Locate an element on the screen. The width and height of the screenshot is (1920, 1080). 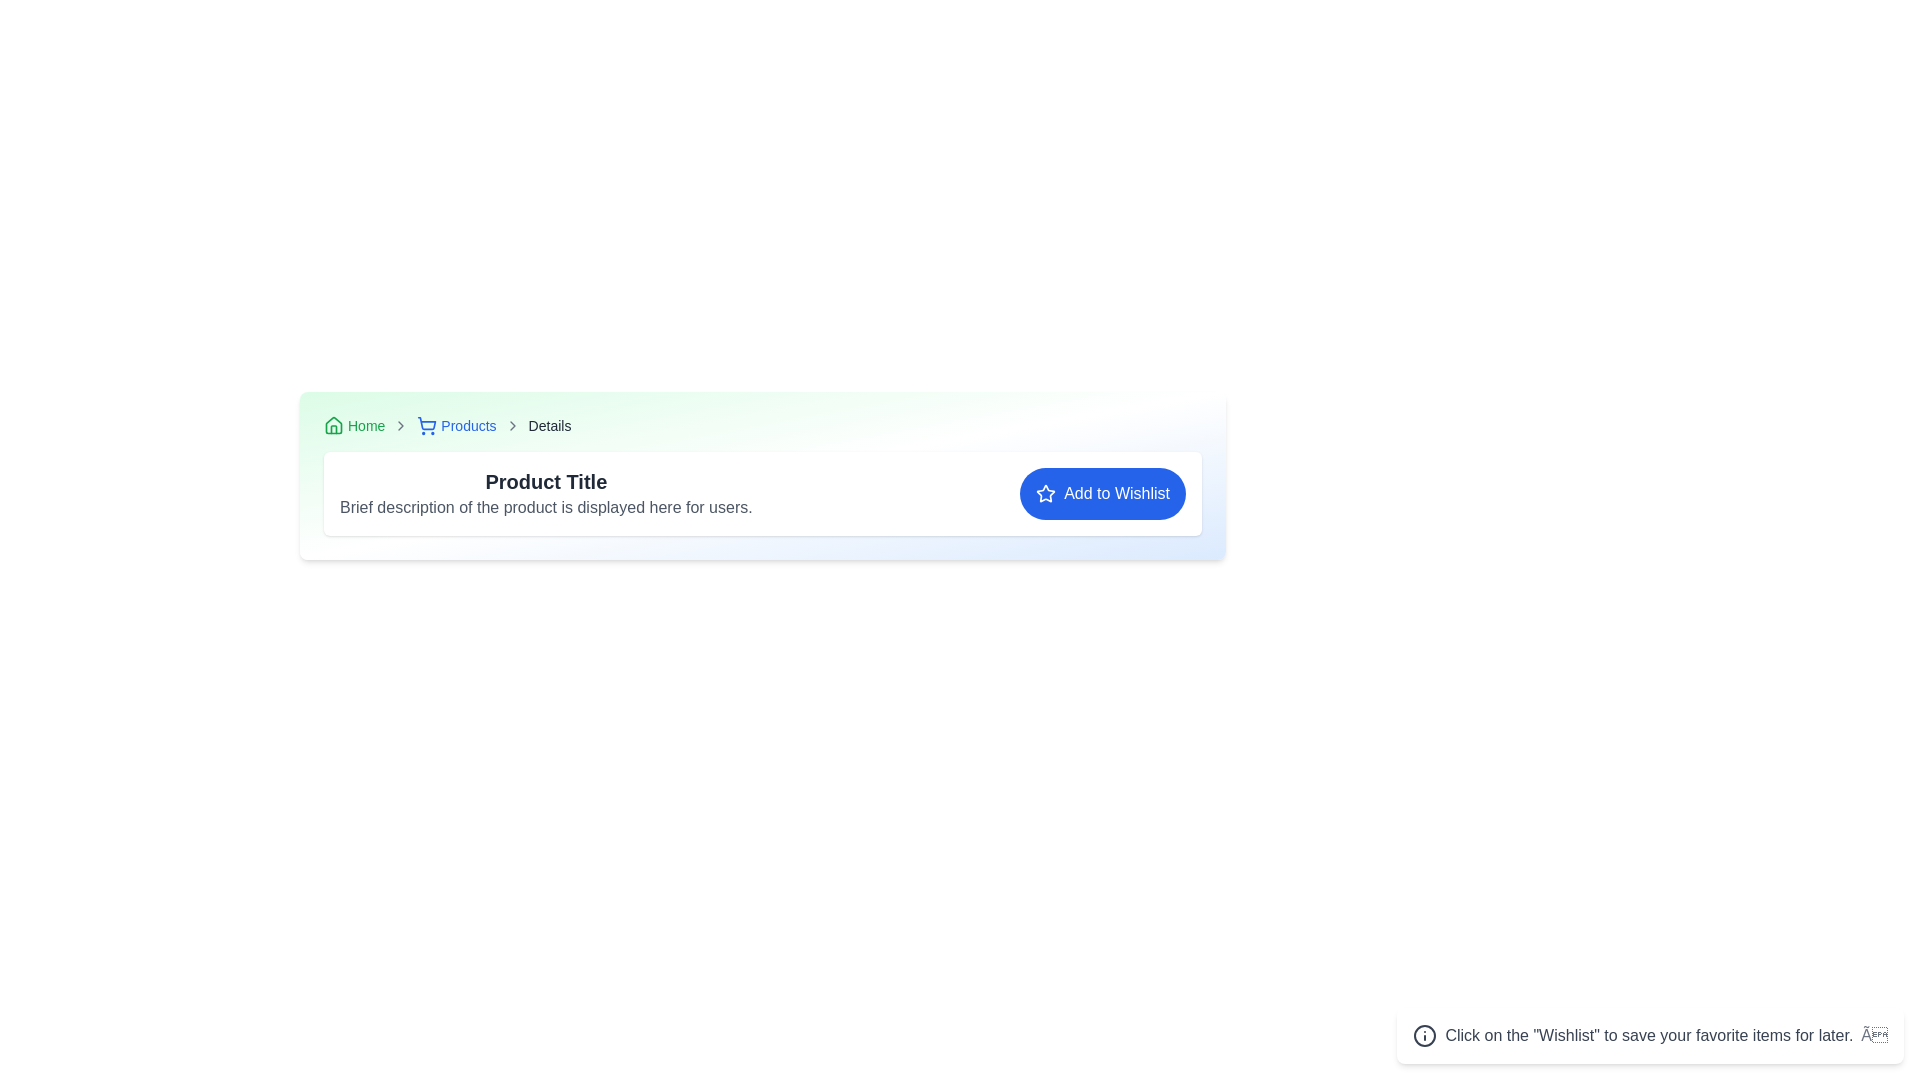
the 'Home' hyperlink with a house-shaped icon is located at coordinates (354, 424).